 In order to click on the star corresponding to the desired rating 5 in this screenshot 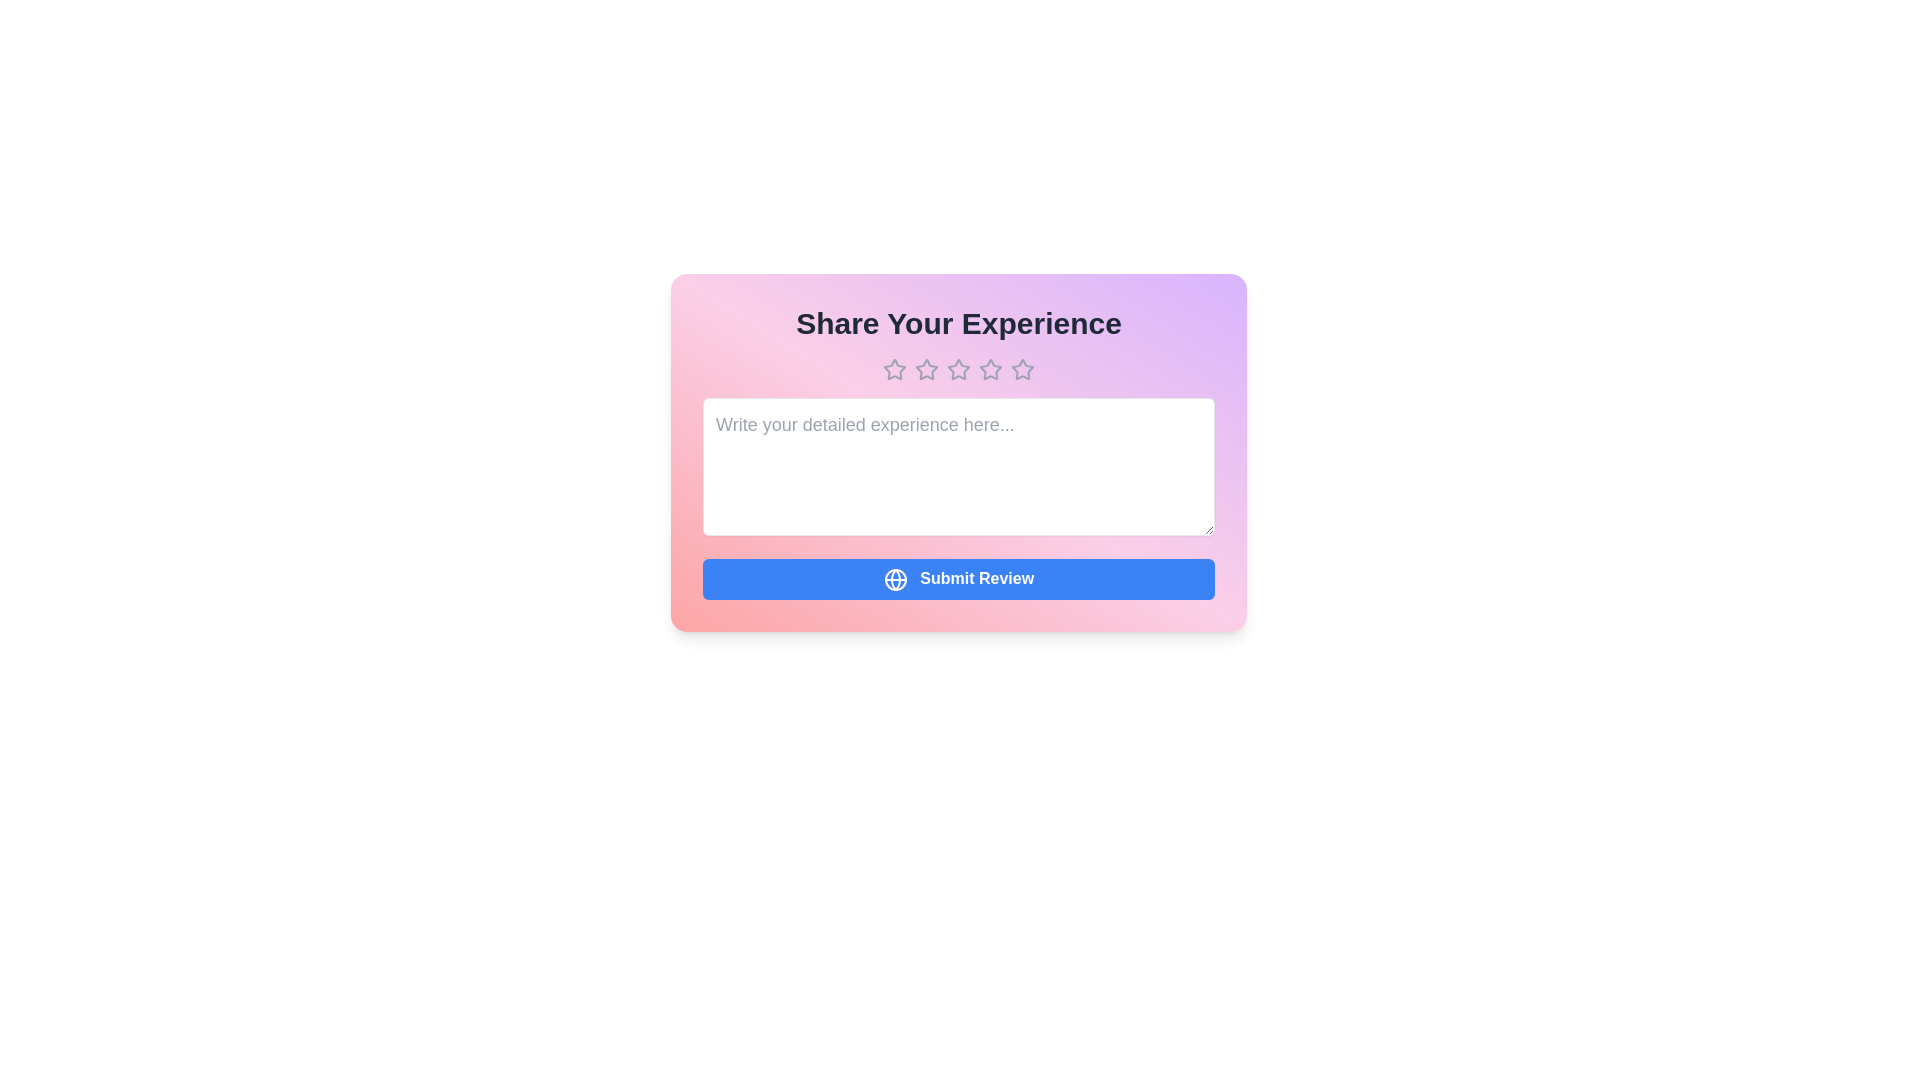, I will do `click(1022, 370)`.